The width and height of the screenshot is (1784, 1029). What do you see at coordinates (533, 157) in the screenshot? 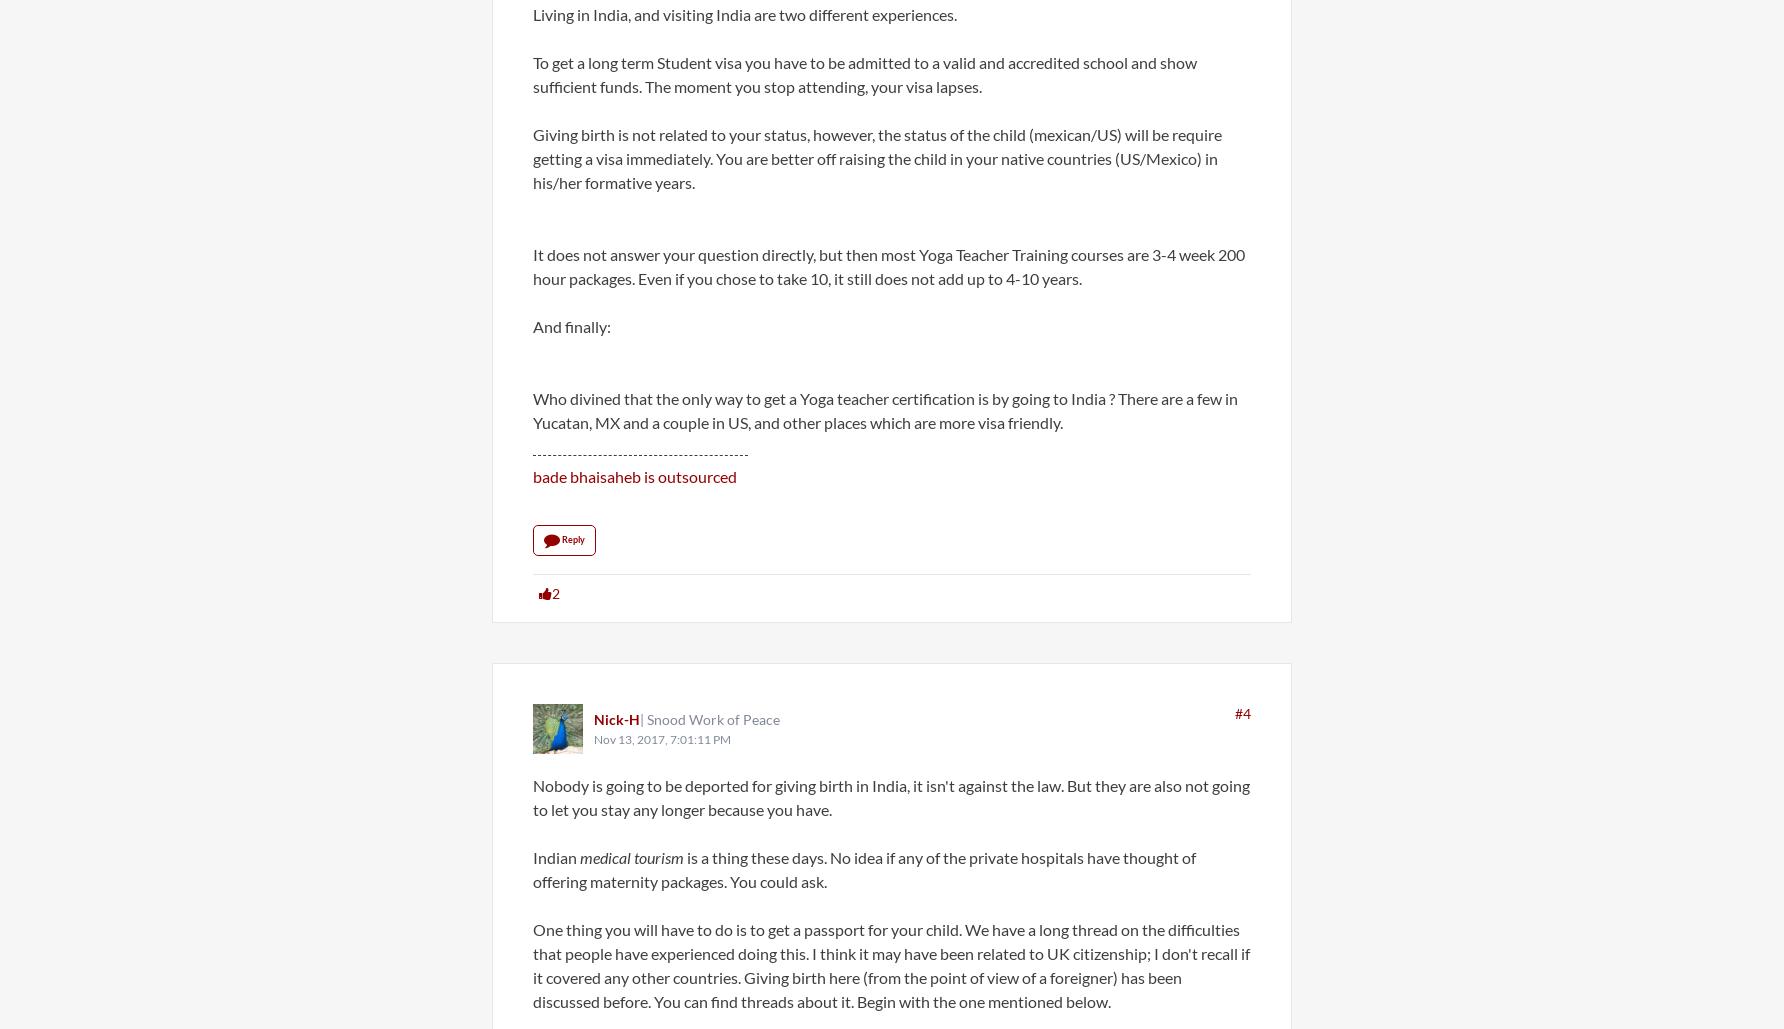
I see `'Giving birth is not related to your status, however, the status of the child (mexican/US) will be require getting a visa immediately.  You are better off raising the child in your native countries (US/Mexico) in his/her formative years.'` at bounding box center [533, 157].